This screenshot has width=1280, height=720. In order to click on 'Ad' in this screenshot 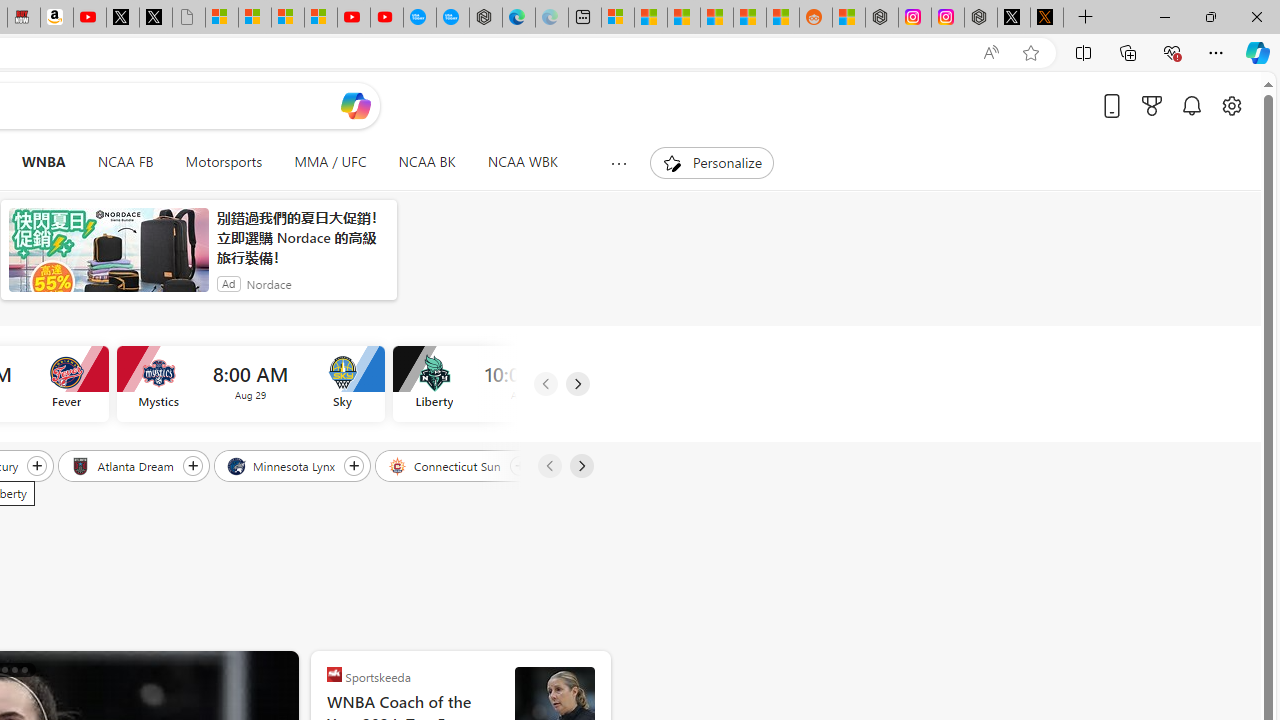, I will do `click(228, 284)`.